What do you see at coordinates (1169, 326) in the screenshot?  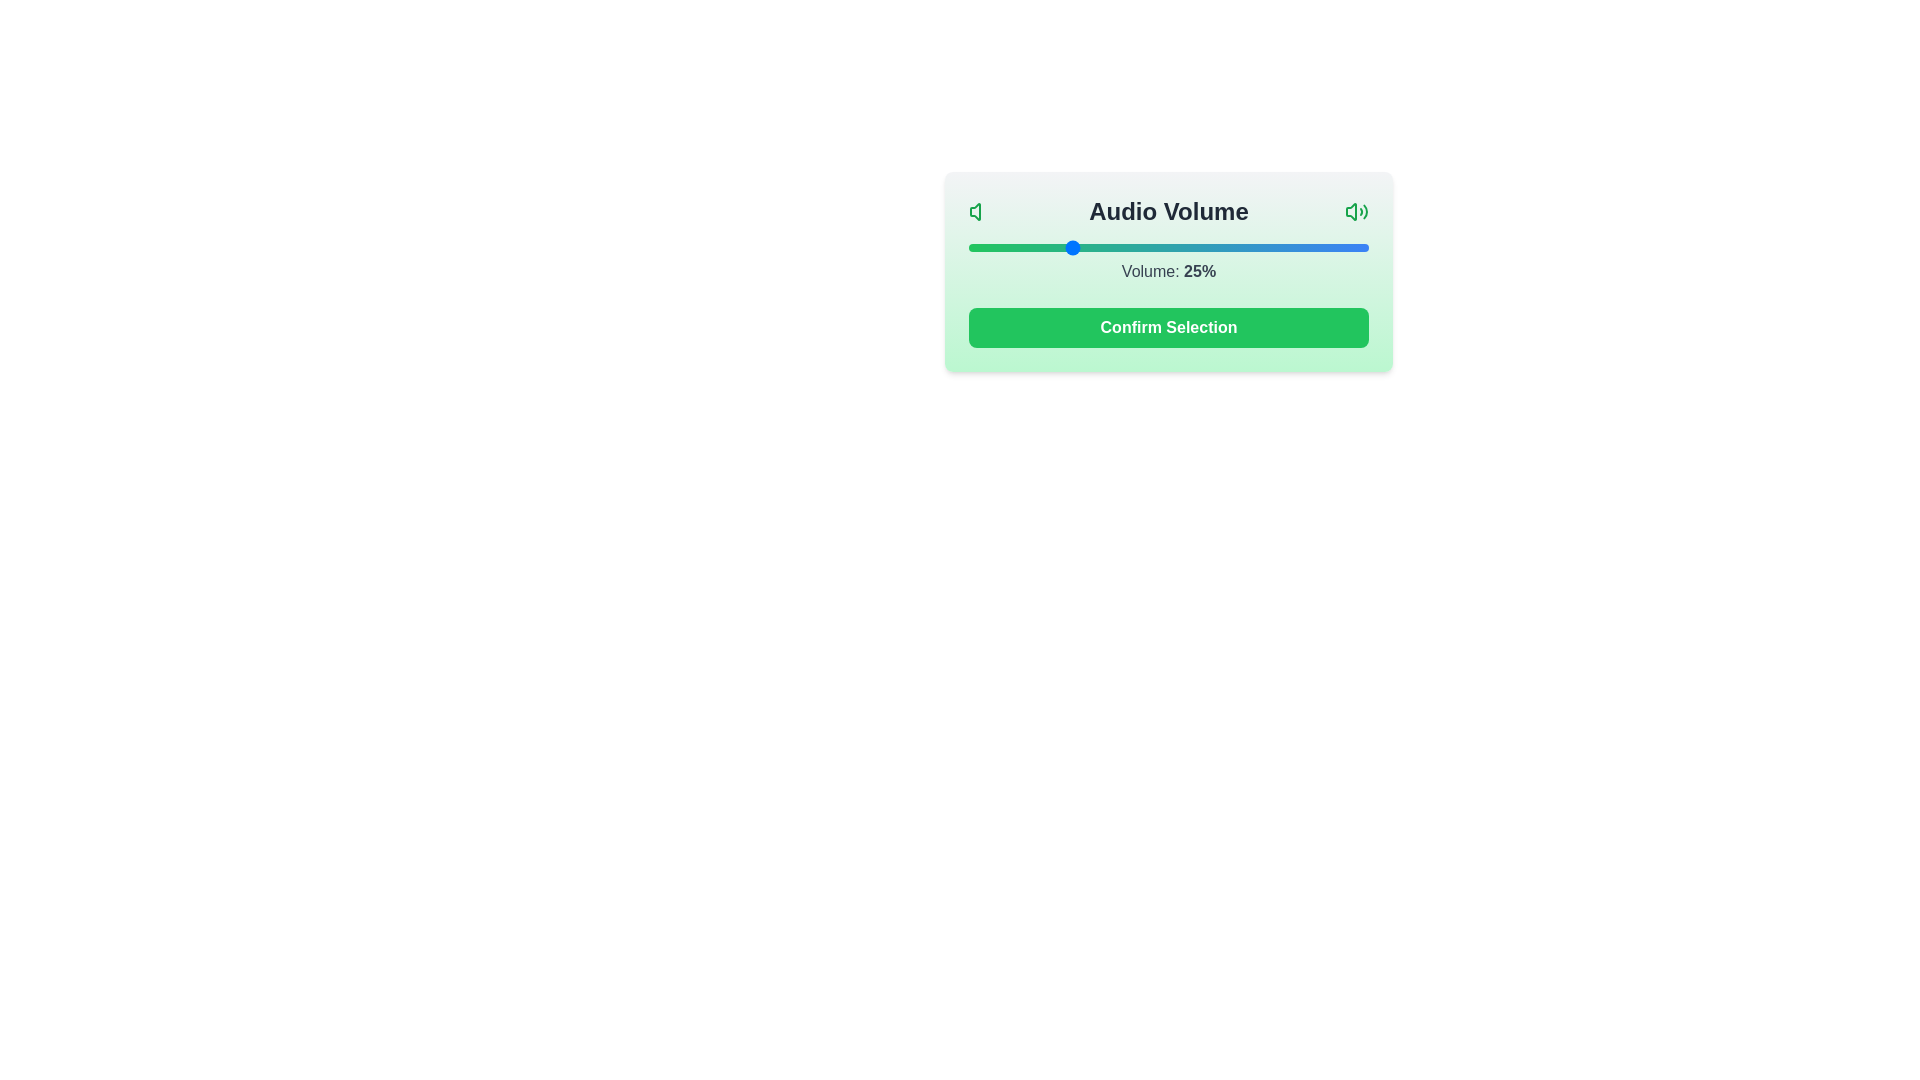 I see `the confirm button` at bounding box center [1169, 326].